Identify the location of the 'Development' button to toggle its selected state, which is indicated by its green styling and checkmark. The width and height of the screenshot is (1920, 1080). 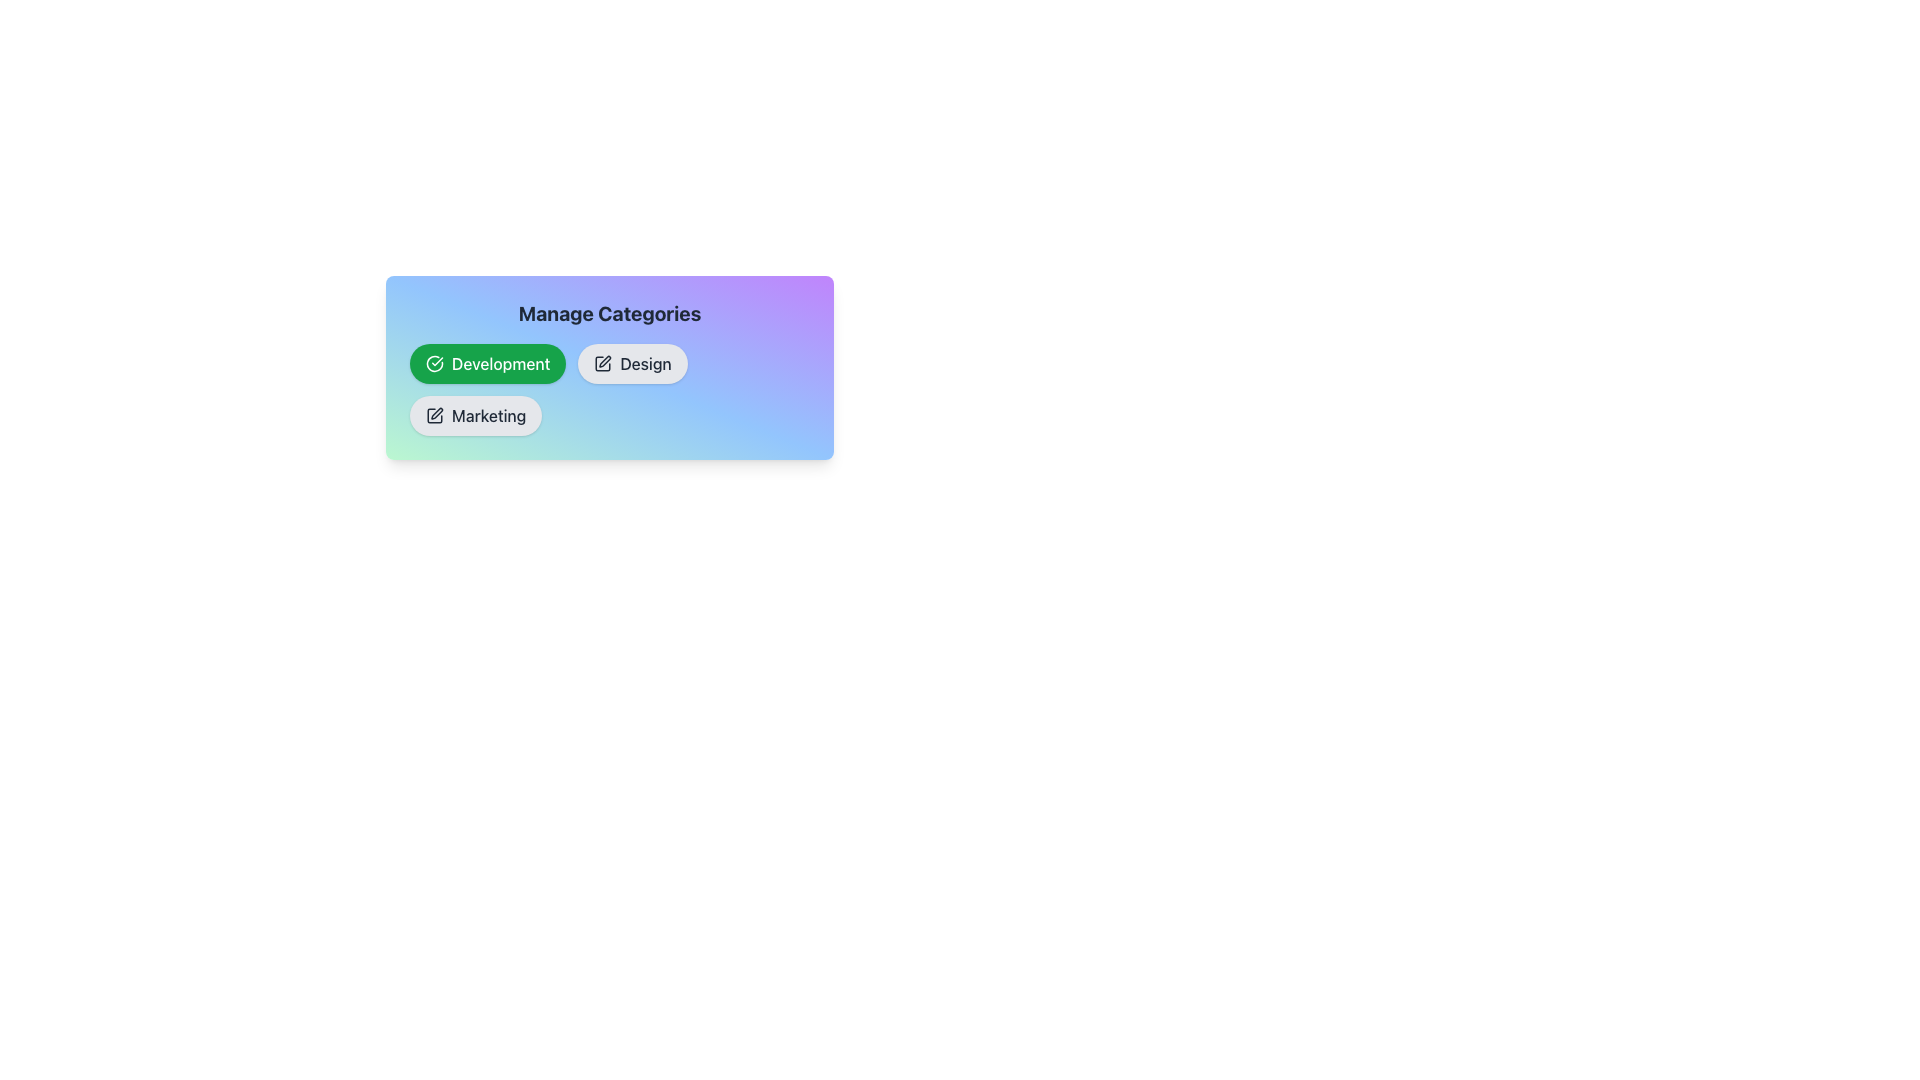
(501, 363).